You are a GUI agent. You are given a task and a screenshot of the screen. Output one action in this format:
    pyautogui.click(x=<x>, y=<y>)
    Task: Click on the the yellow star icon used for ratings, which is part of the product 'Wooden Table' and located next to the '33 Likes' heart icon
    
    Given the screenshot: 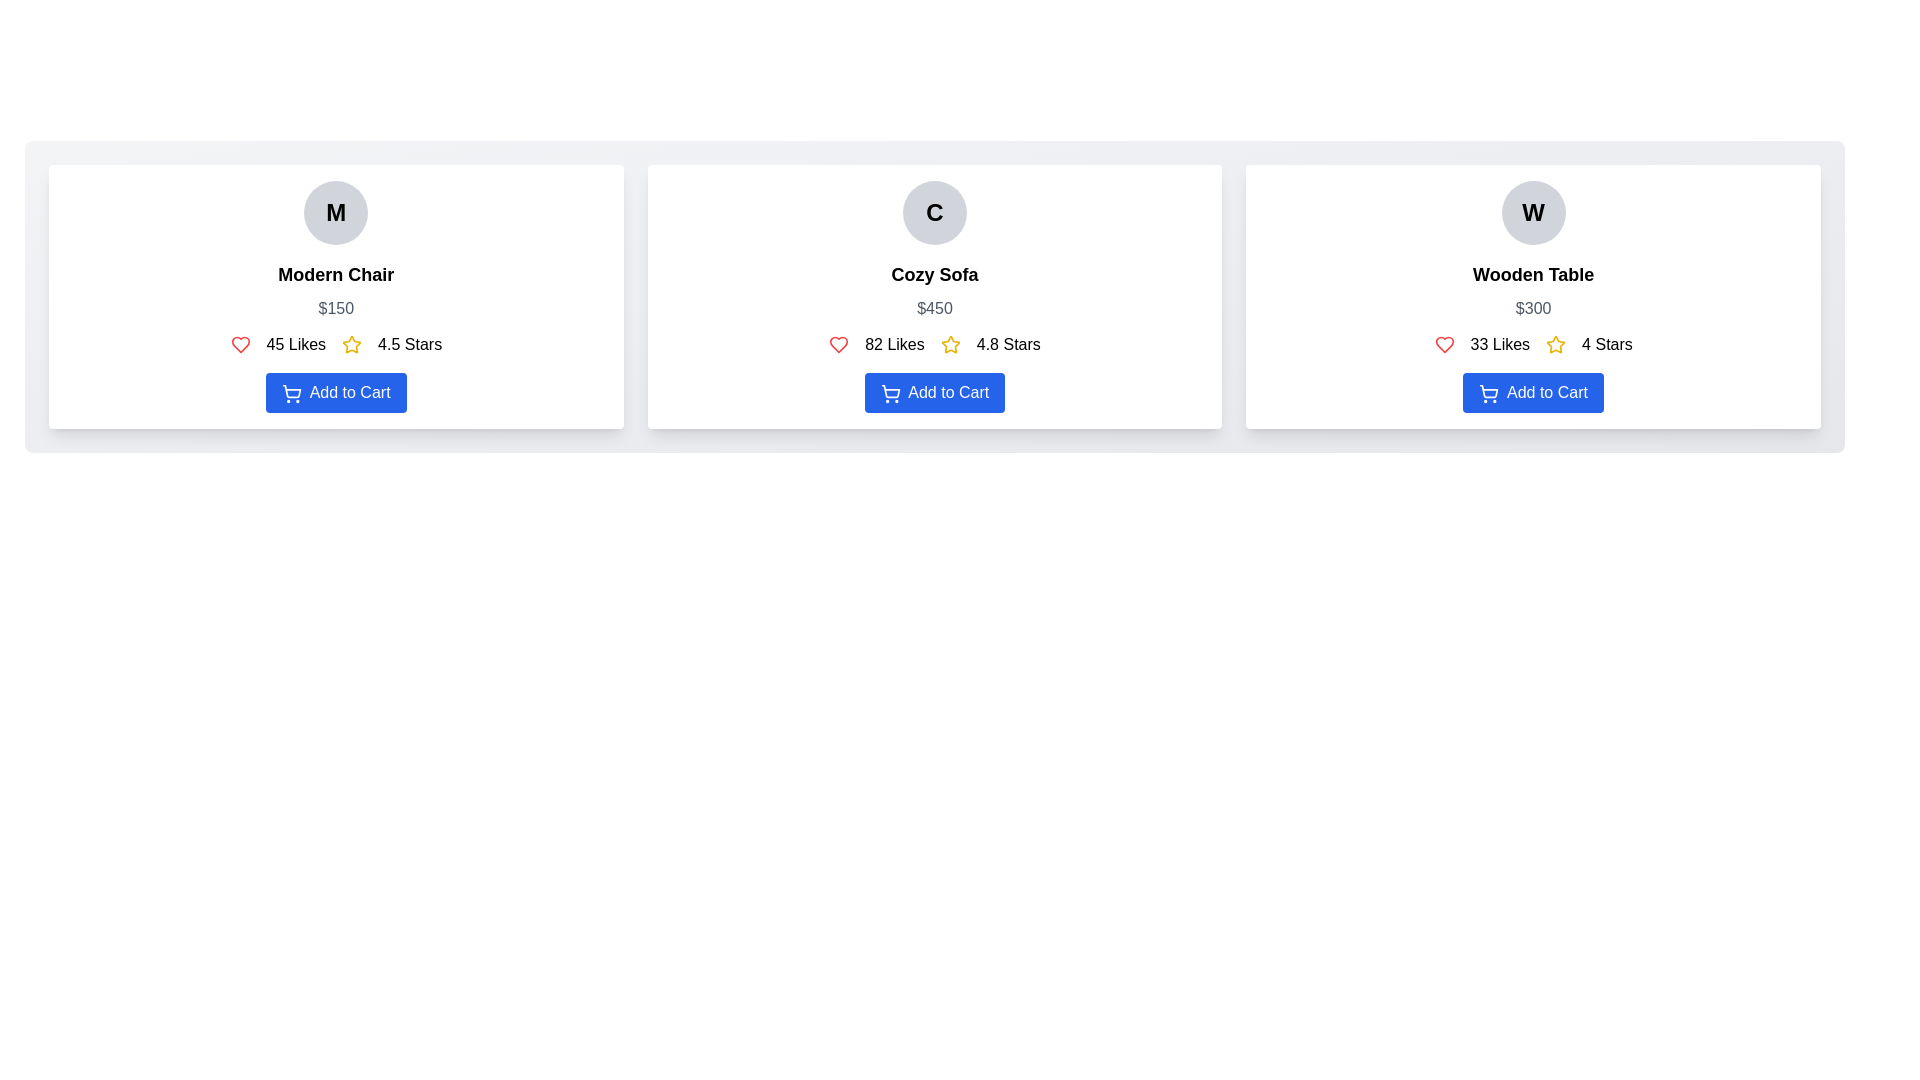 What is the action you would take?
    pyautogui.click(x=1555, y=343)
    